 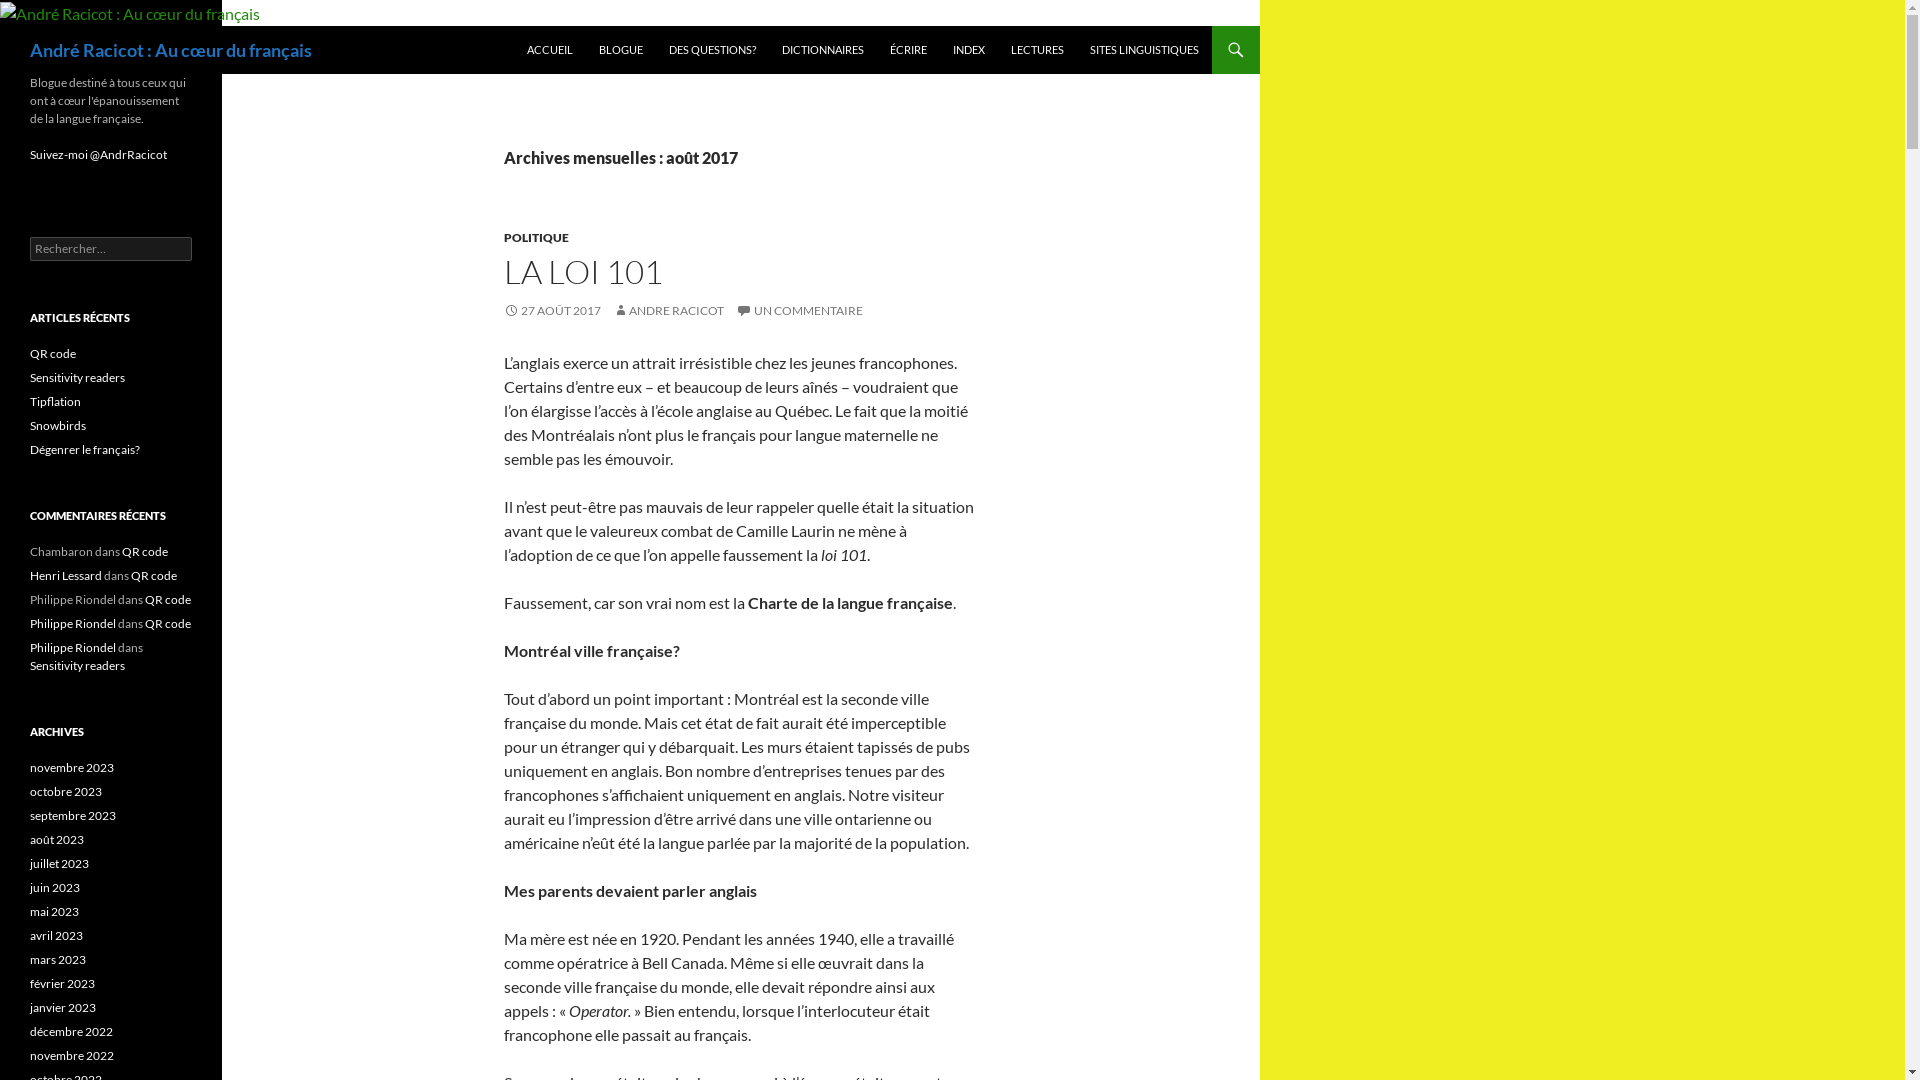 What do you see at coordinates (54, 886) in the screenshot?
I see `'juin 2023'` at bounding box center [54, 886].